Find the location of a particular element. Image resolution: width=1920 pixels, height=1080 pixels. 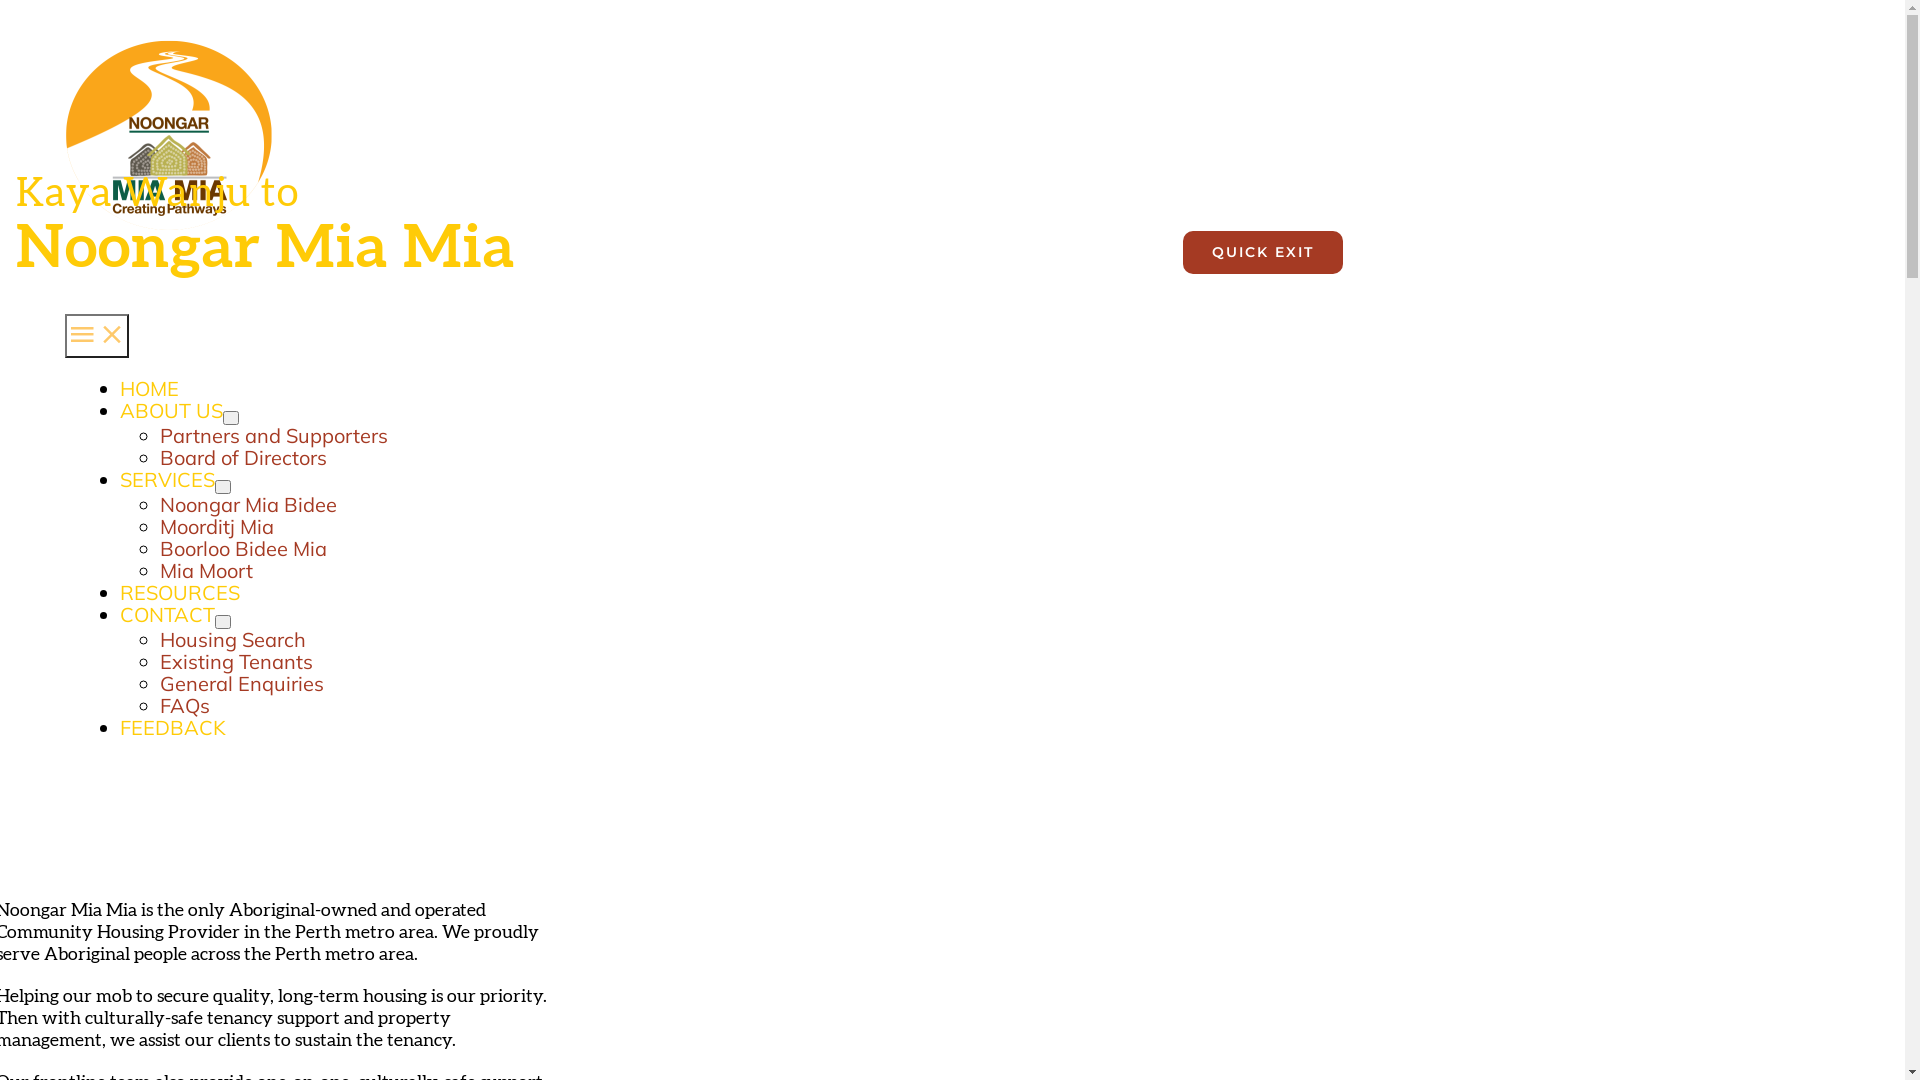

'HOME' is located at coordinates (119, 389).